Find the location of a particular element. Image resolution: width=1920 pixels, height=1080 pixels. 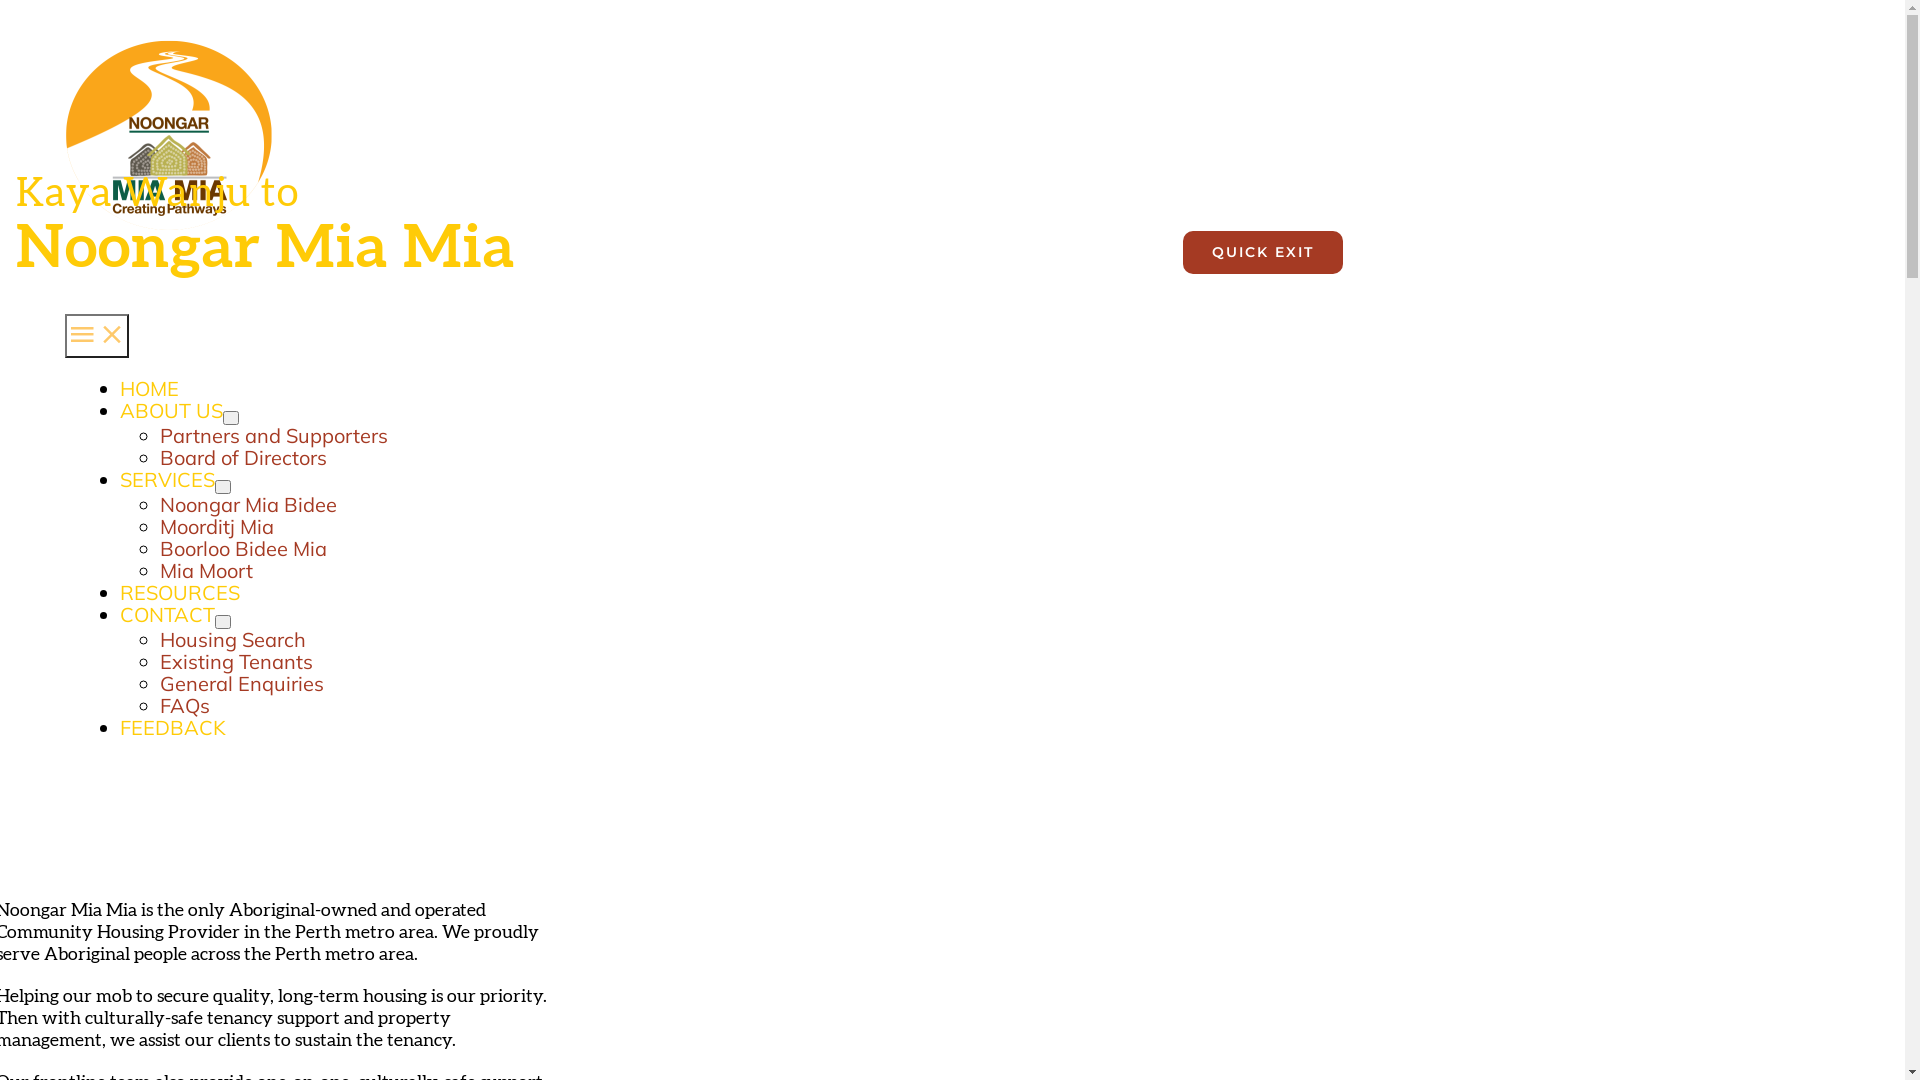

'HOME' is located at coordinates (119, 389).